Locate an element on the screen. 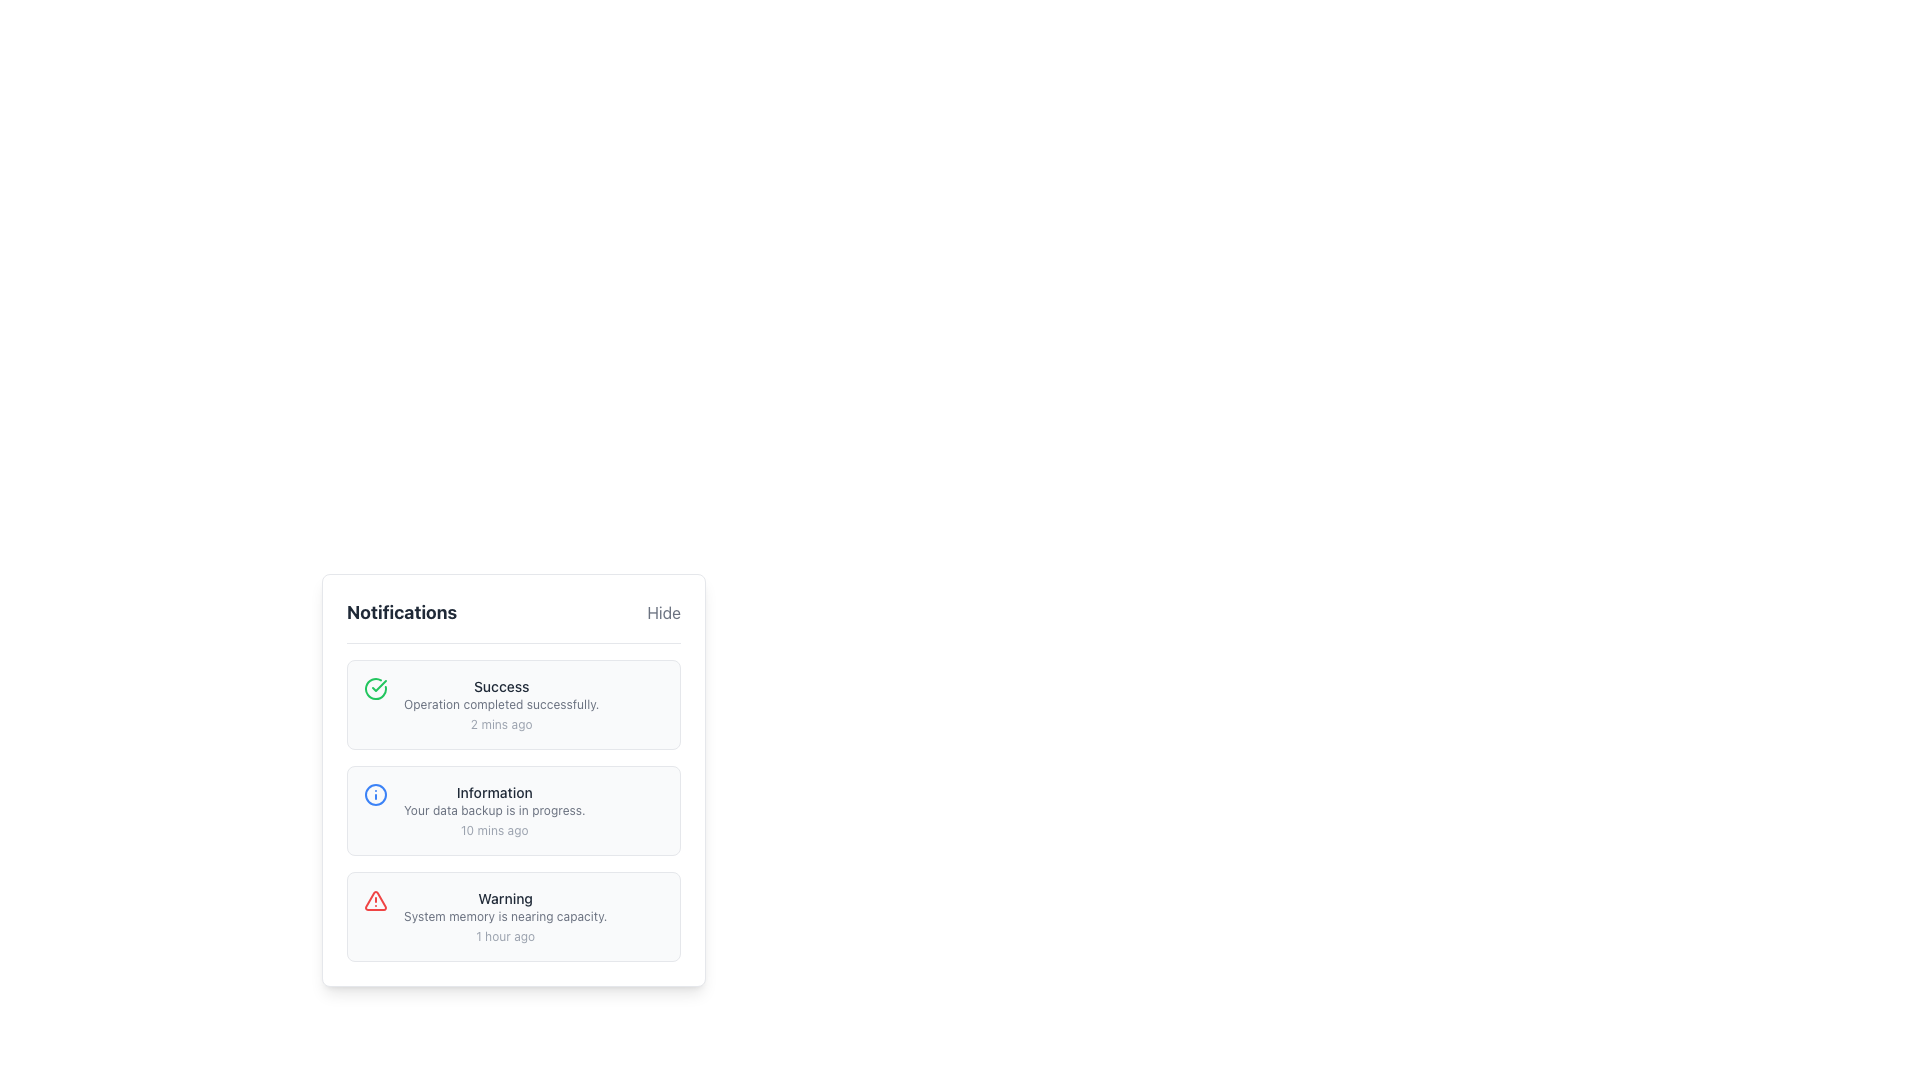 The image size is (1920, 1080). the success indicator icon located to the left of the 'Success' notification text is located at coordinates (375, 688).